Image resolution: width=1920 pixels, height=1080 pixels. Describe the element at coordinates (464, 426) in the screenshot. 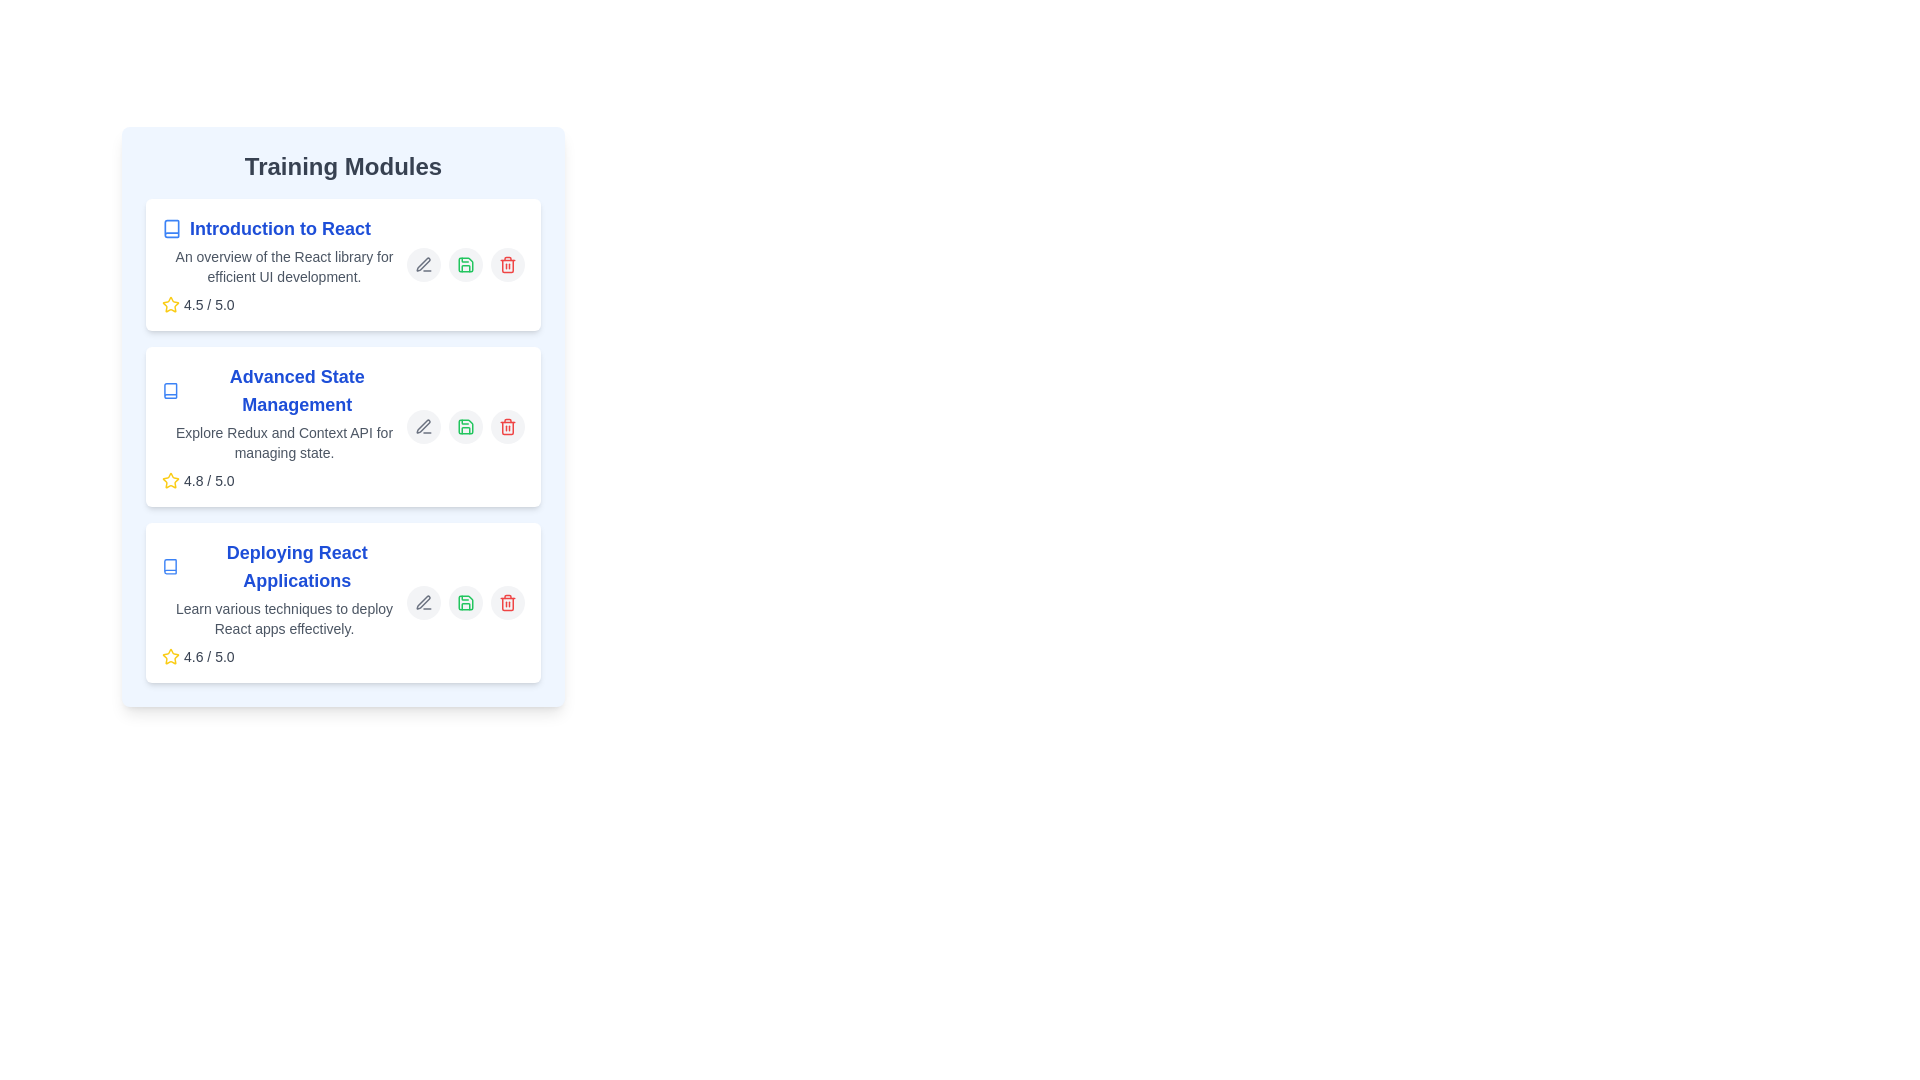

I see `the second button in the horizontal line of buttons to the right of the 'Advanced State Management' module, which triggers a tooltip or highlight effect` at that location.